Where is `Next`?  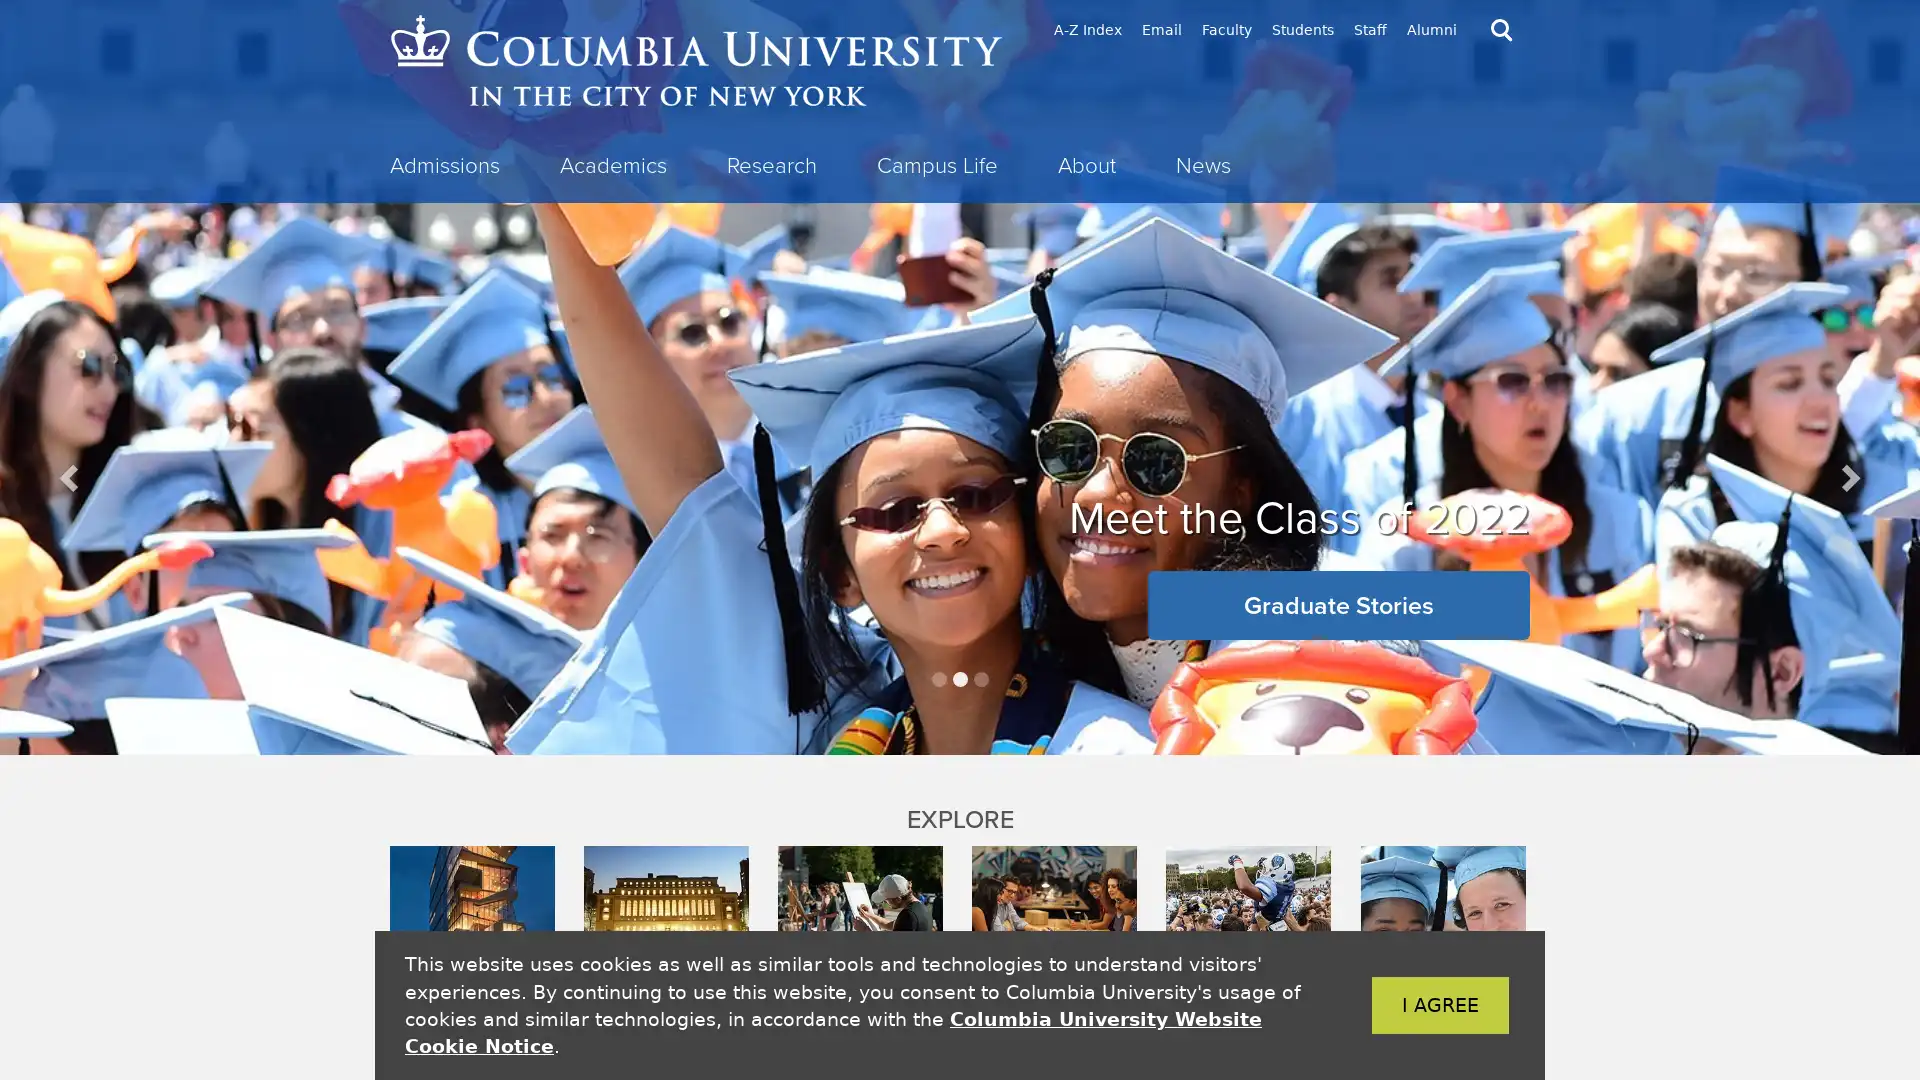 Next is located at coordinates (1847, 477).